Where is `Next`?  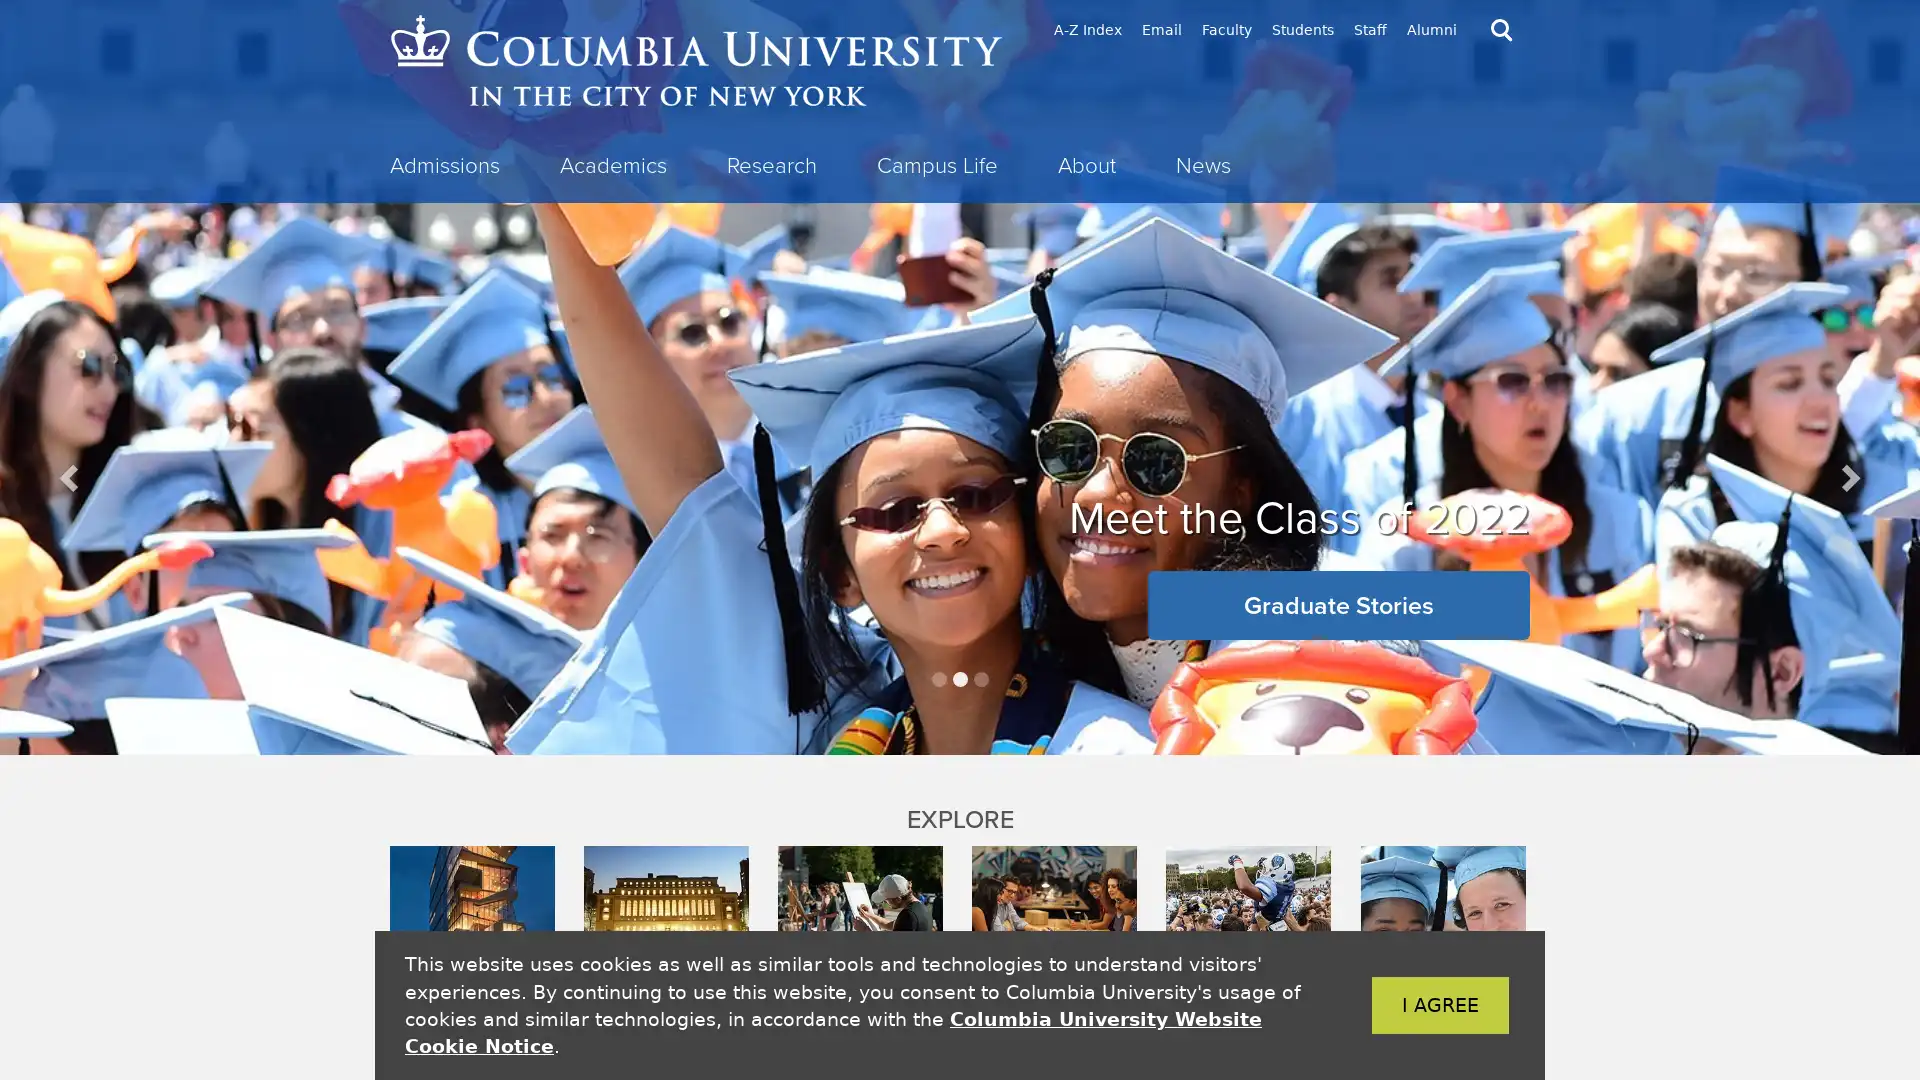 Next is located at coordinates (1847, 477).